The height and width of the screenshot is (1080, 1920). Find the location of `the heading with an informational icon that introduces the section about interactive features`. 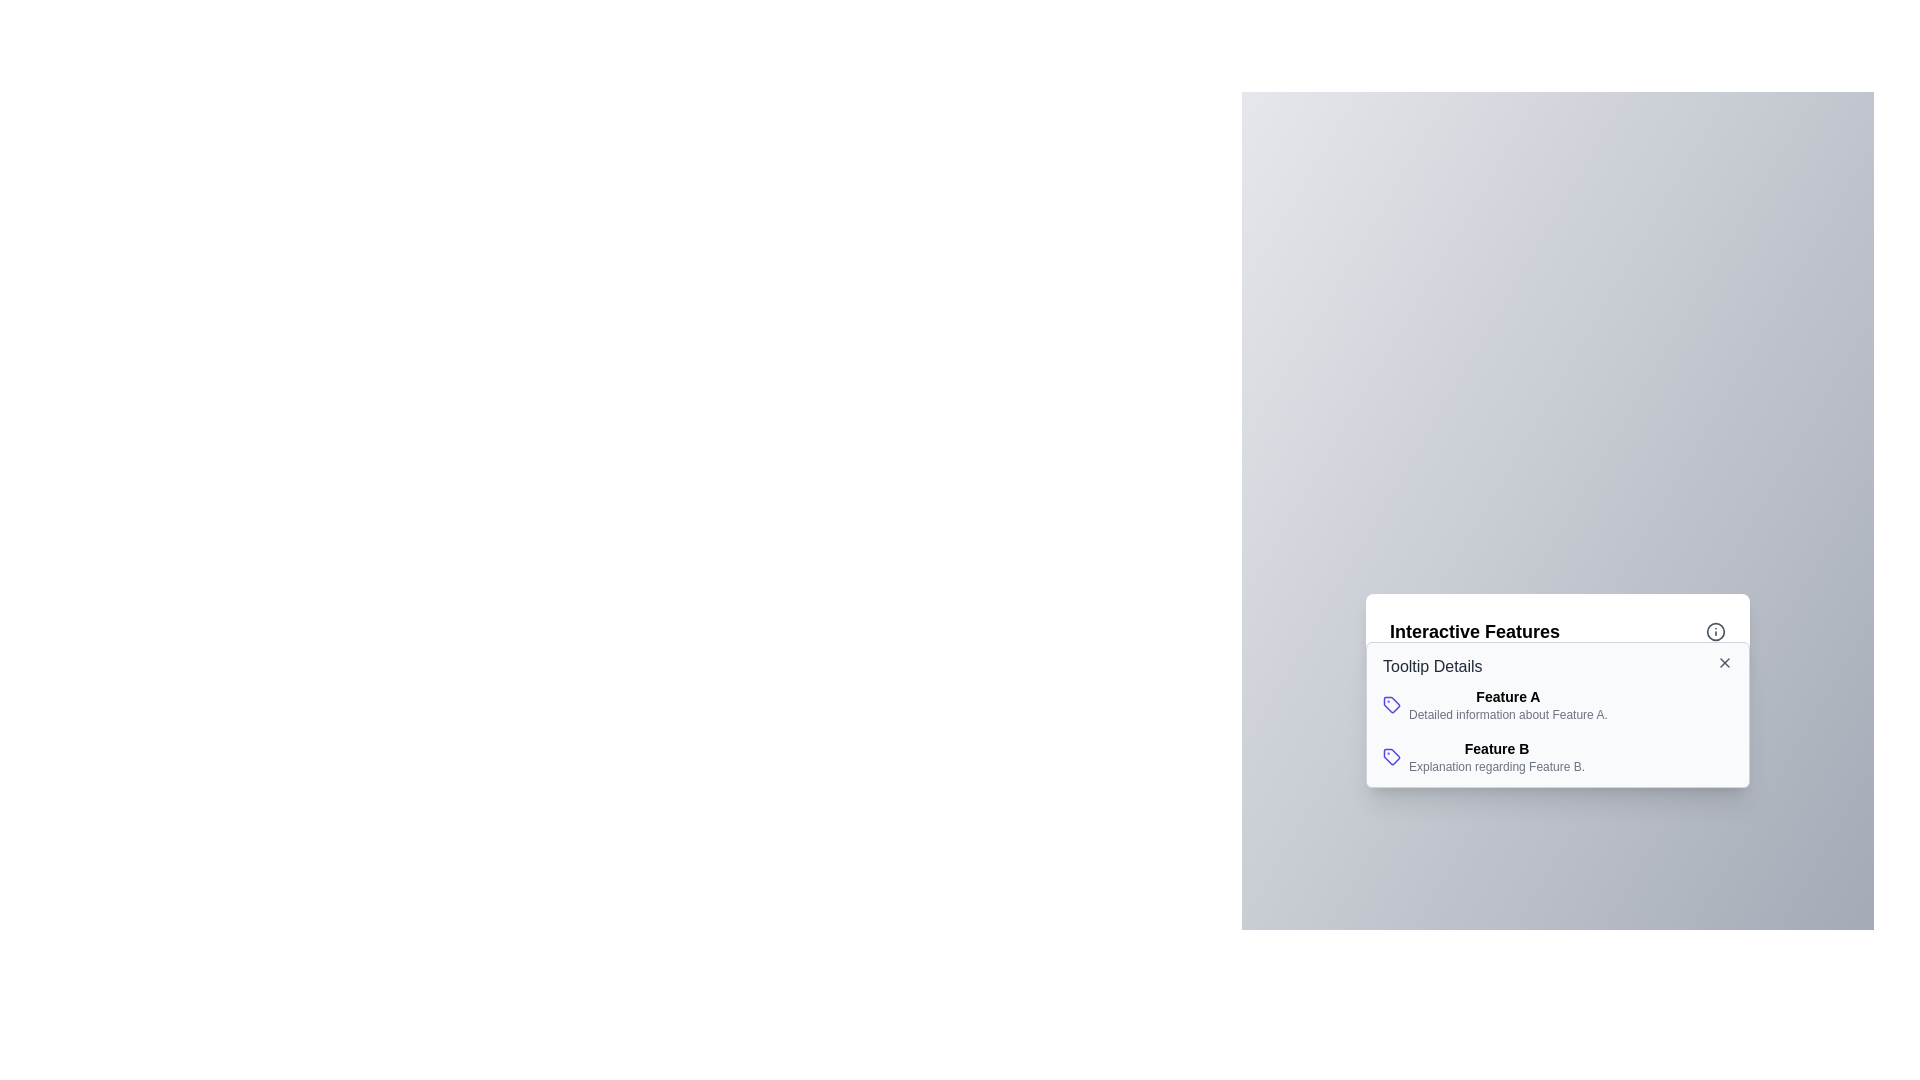

the heading with an informational icon that introduces the section about interactive features is located at coordinates (1557, 632).